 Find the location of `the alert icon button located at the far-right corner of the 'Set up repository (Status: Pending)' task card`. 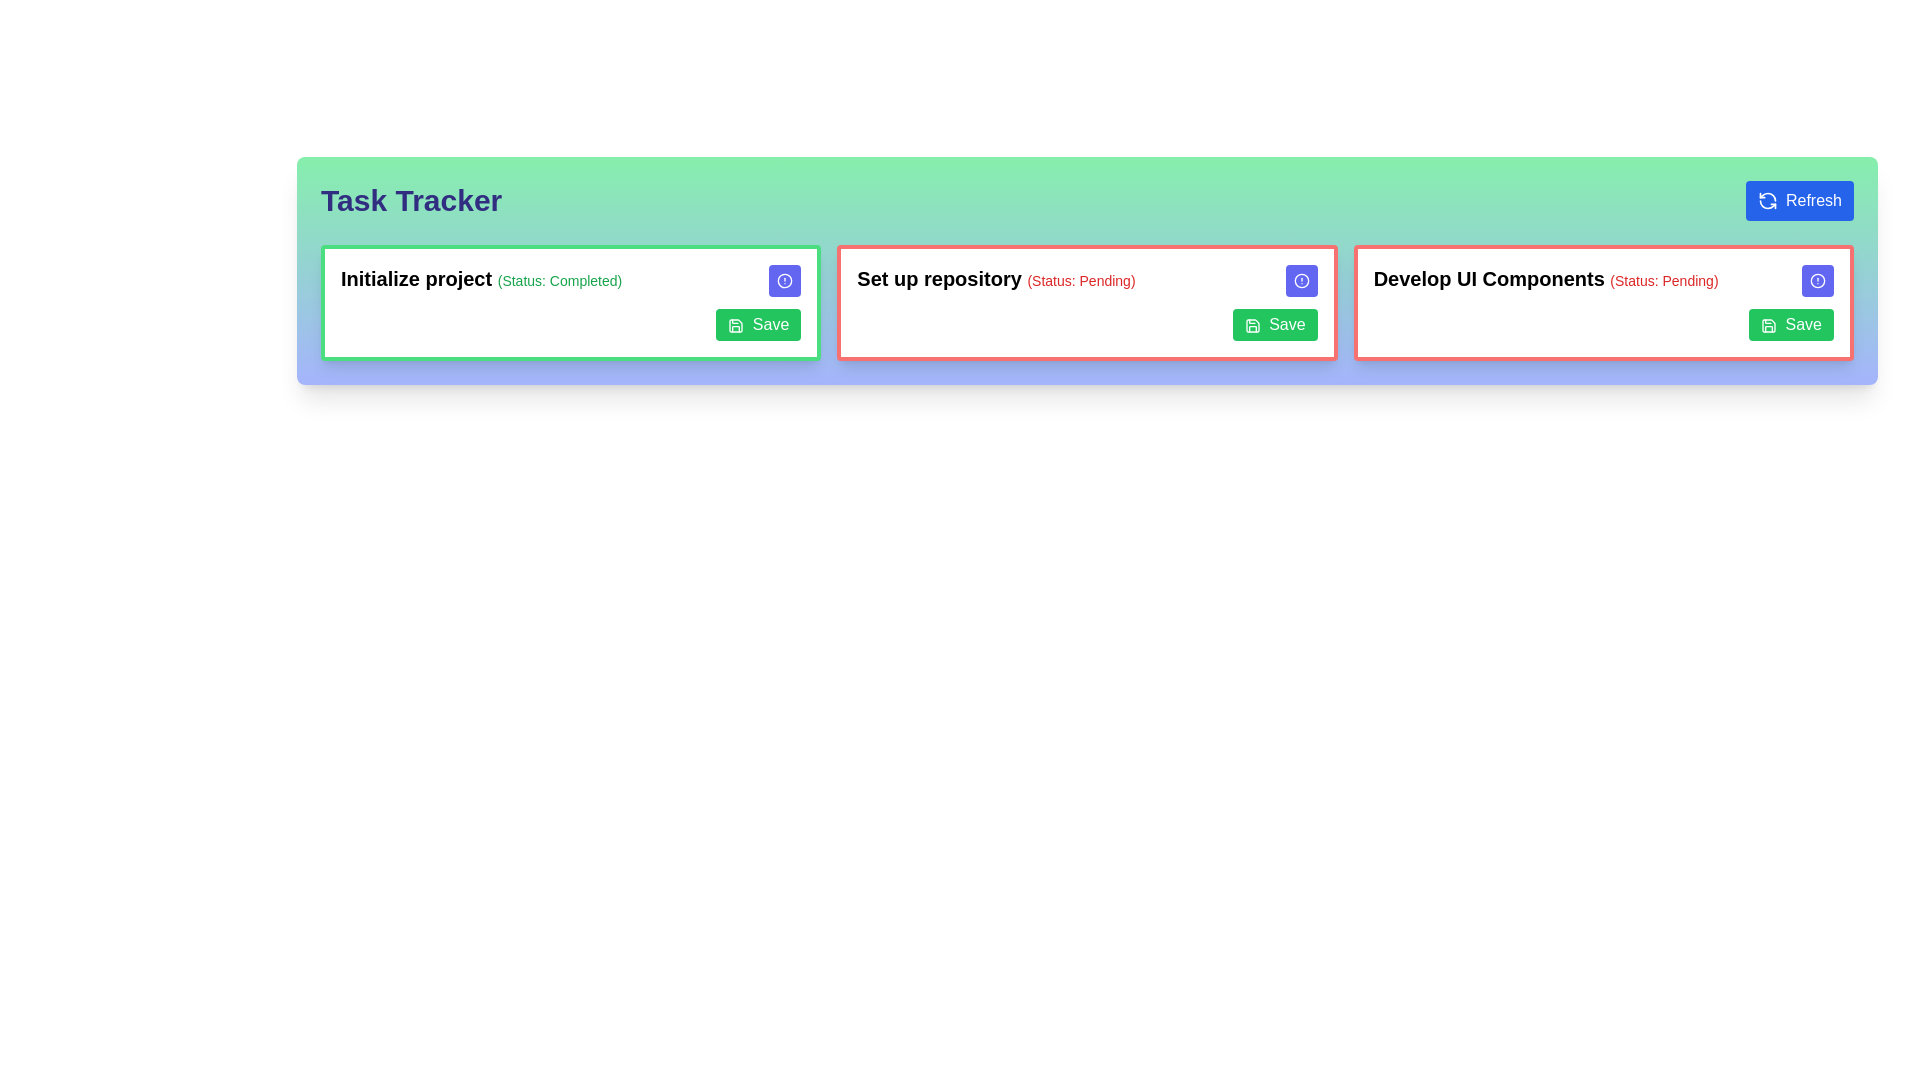

the alert icon button located at the far-right corner of the 'Set up repository (Status: Pending)' task card is located at coordinates (1301, 281).